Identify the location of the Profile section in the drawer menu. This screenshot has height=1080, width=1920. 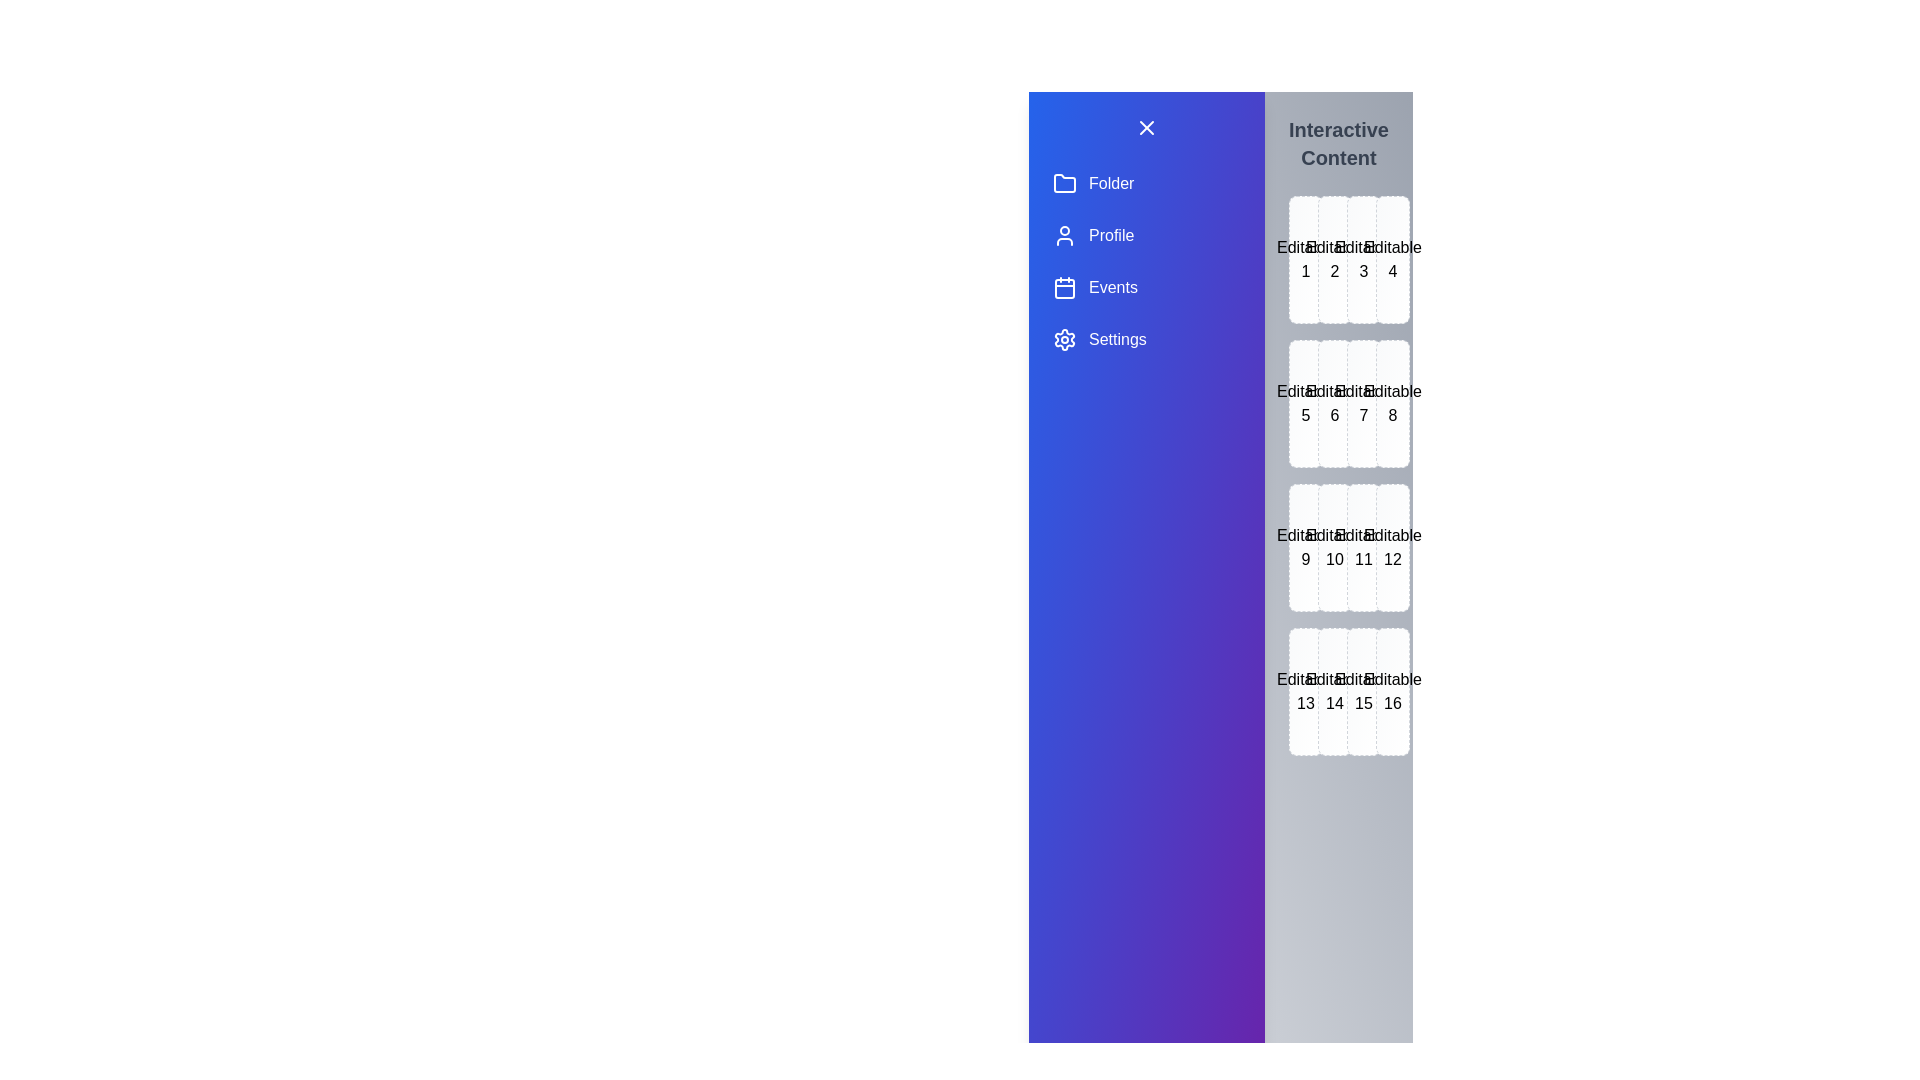
(1147, 234).